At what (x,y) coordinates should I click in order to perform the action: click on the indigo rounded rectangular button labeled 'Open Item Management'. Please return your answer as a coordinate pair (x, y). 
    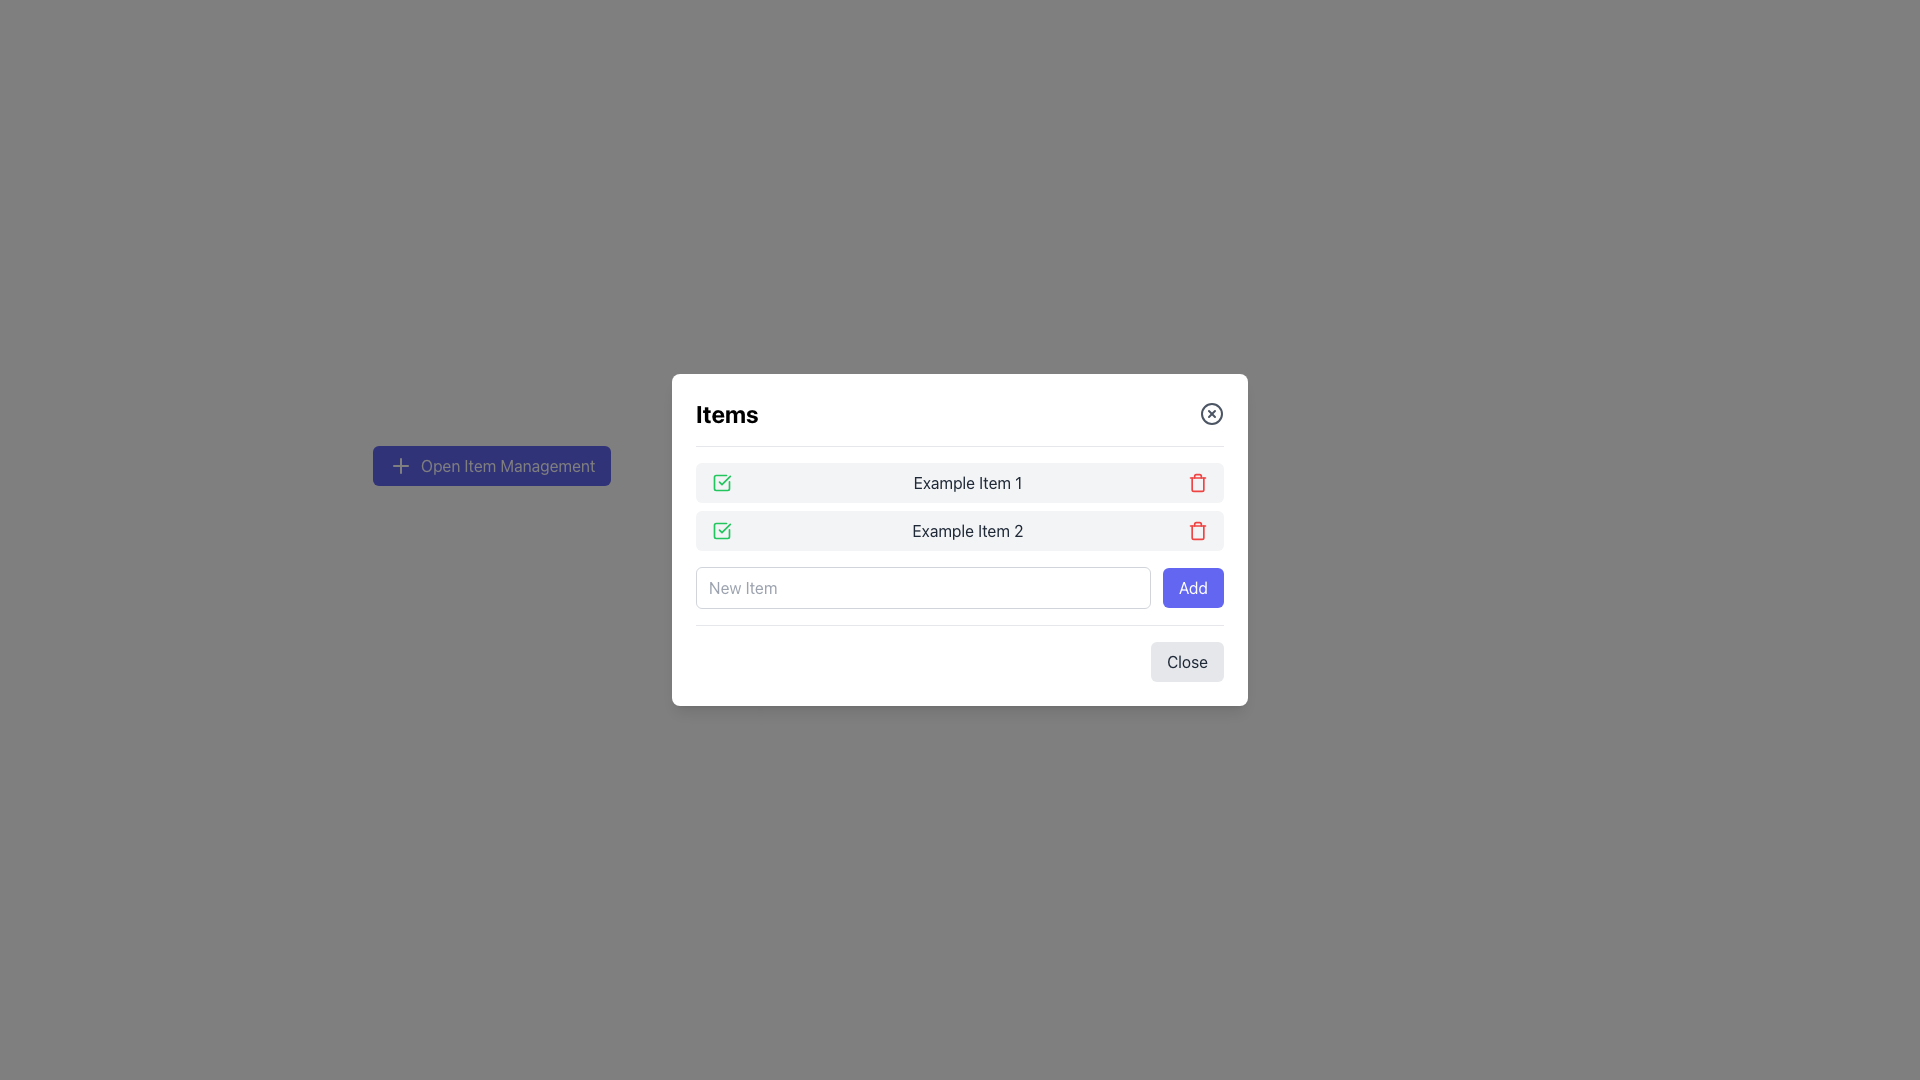
    Looking at the image, I should click on (492, 466).